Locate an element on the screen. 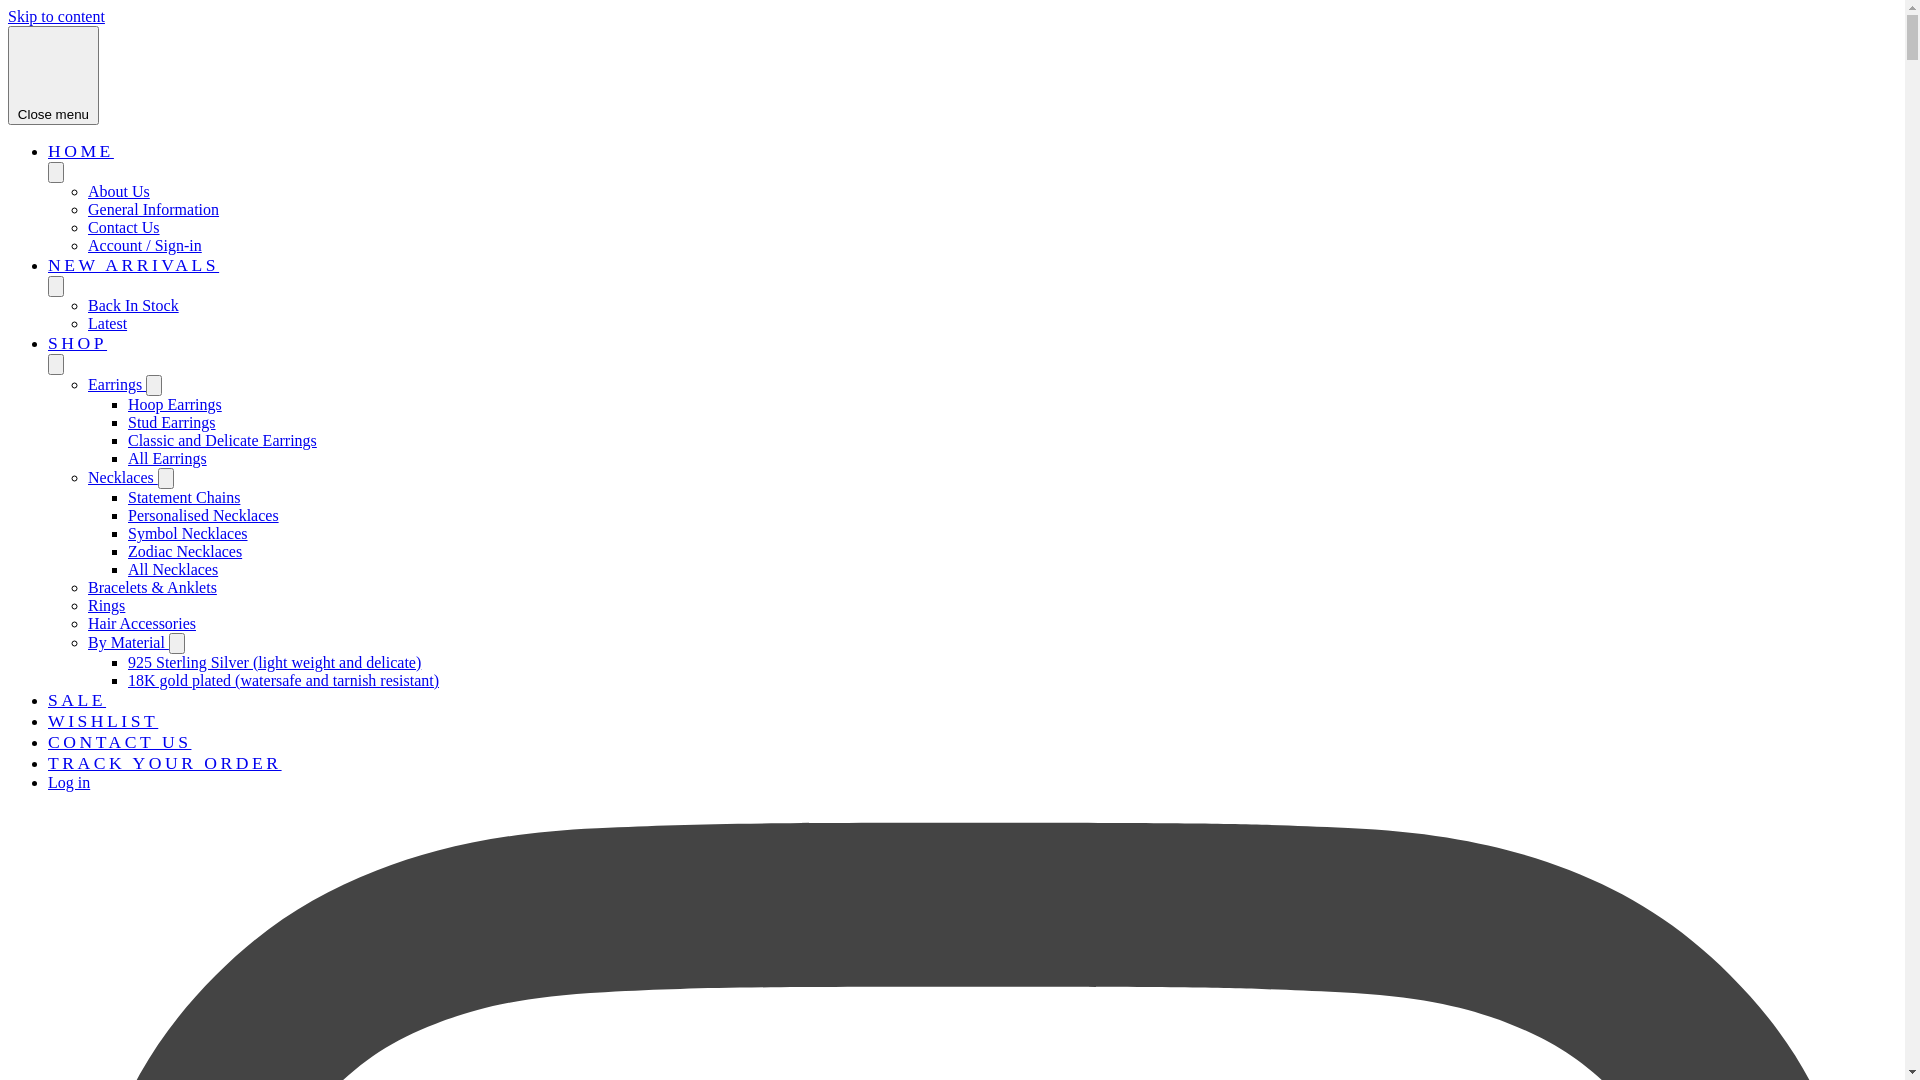  'Hoop Earrings' is located at coordinates (127, 404).